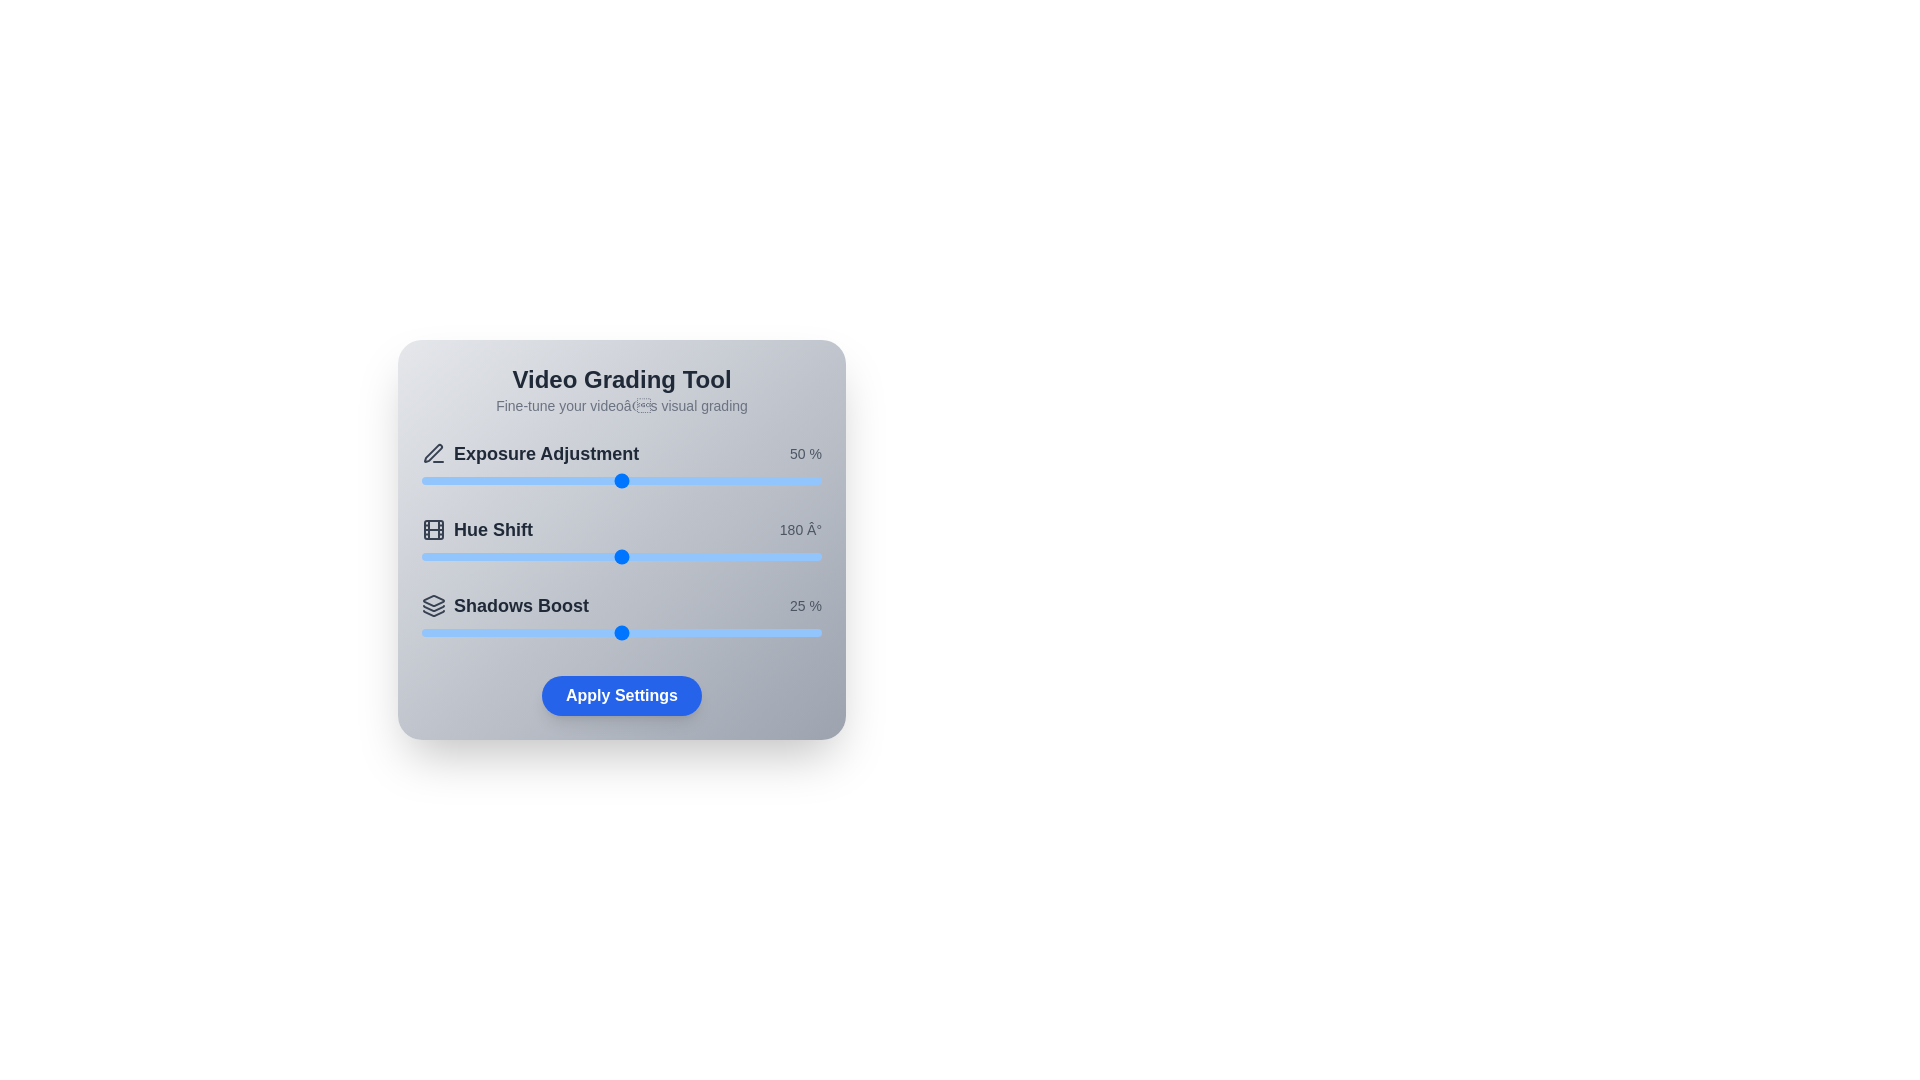 The height and width of the screenshot is (1080, 1920). I want to click on the exposure adjustment, so click(608, 481).